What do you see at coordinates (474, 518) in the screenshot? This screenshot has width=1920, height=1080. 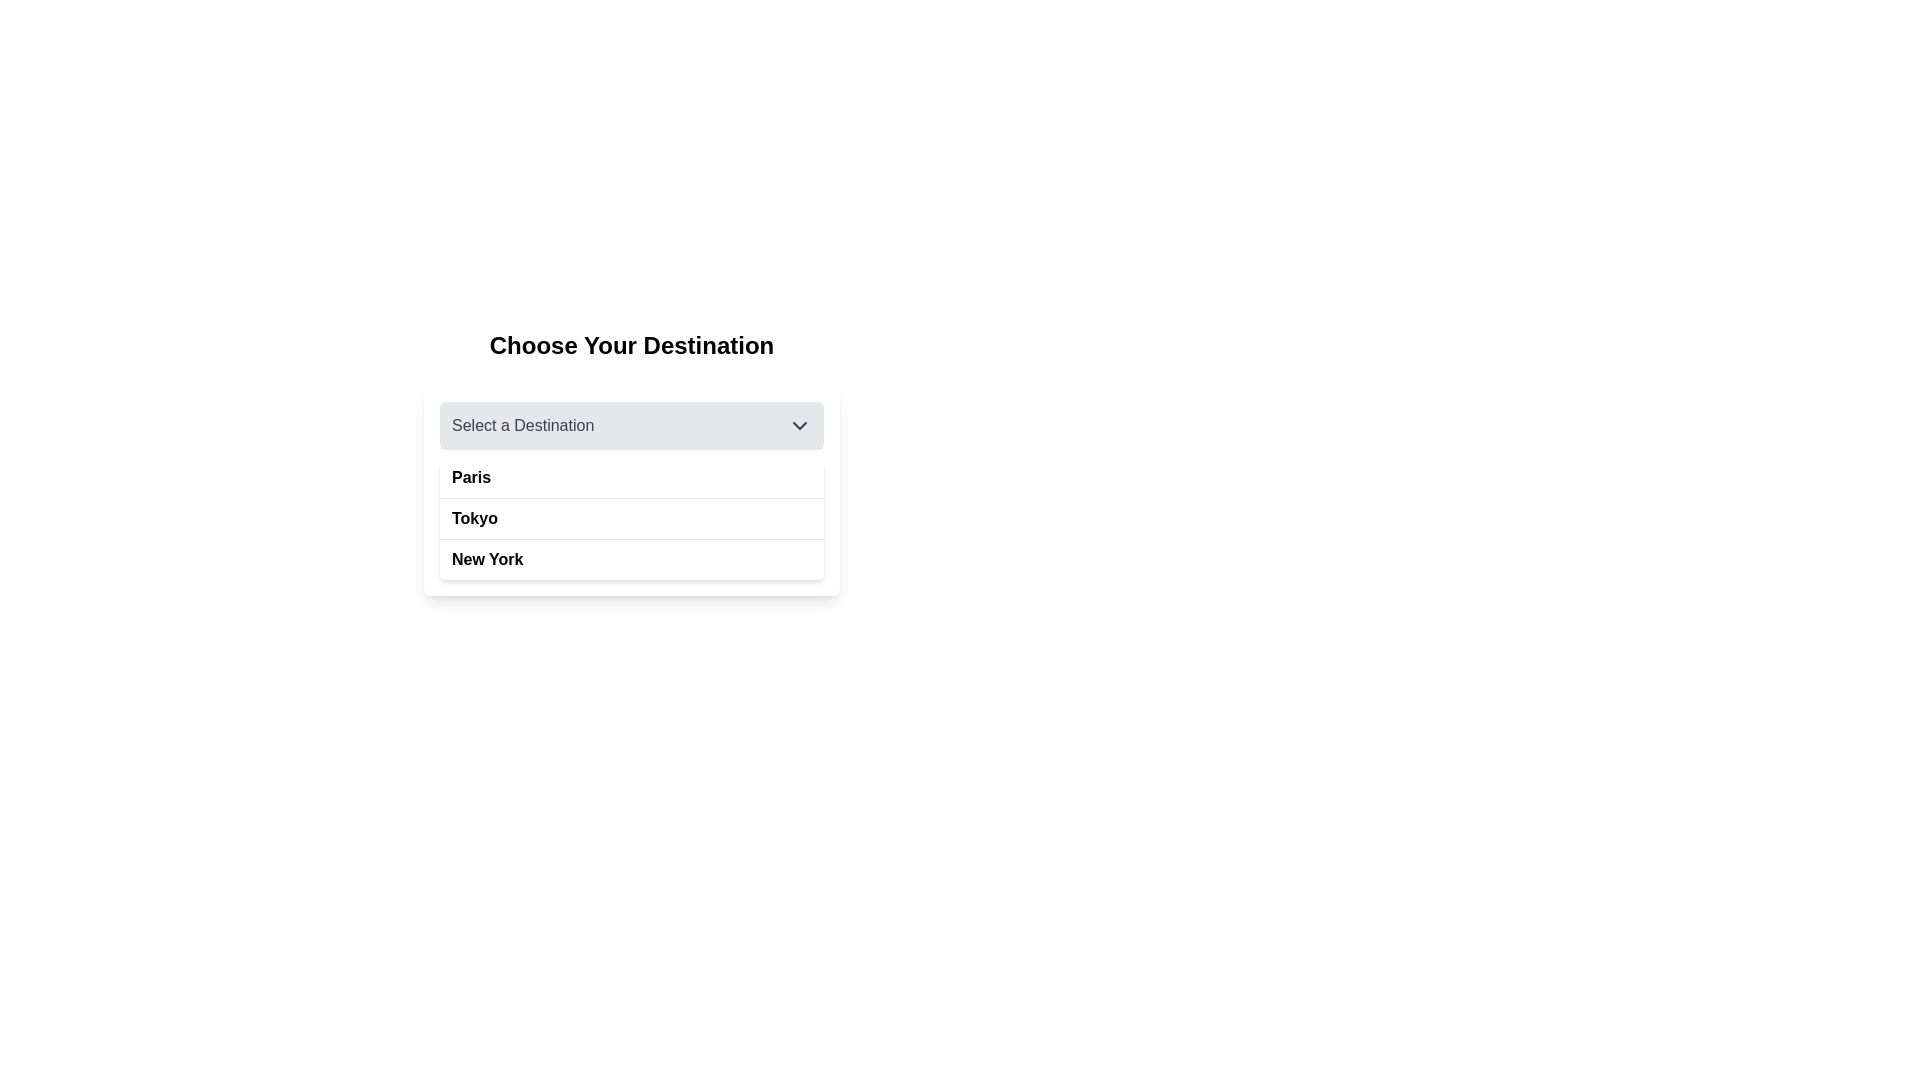 I see `the 'Tokyo' text label in the dropdown menu` at bounding box center [474, 518].